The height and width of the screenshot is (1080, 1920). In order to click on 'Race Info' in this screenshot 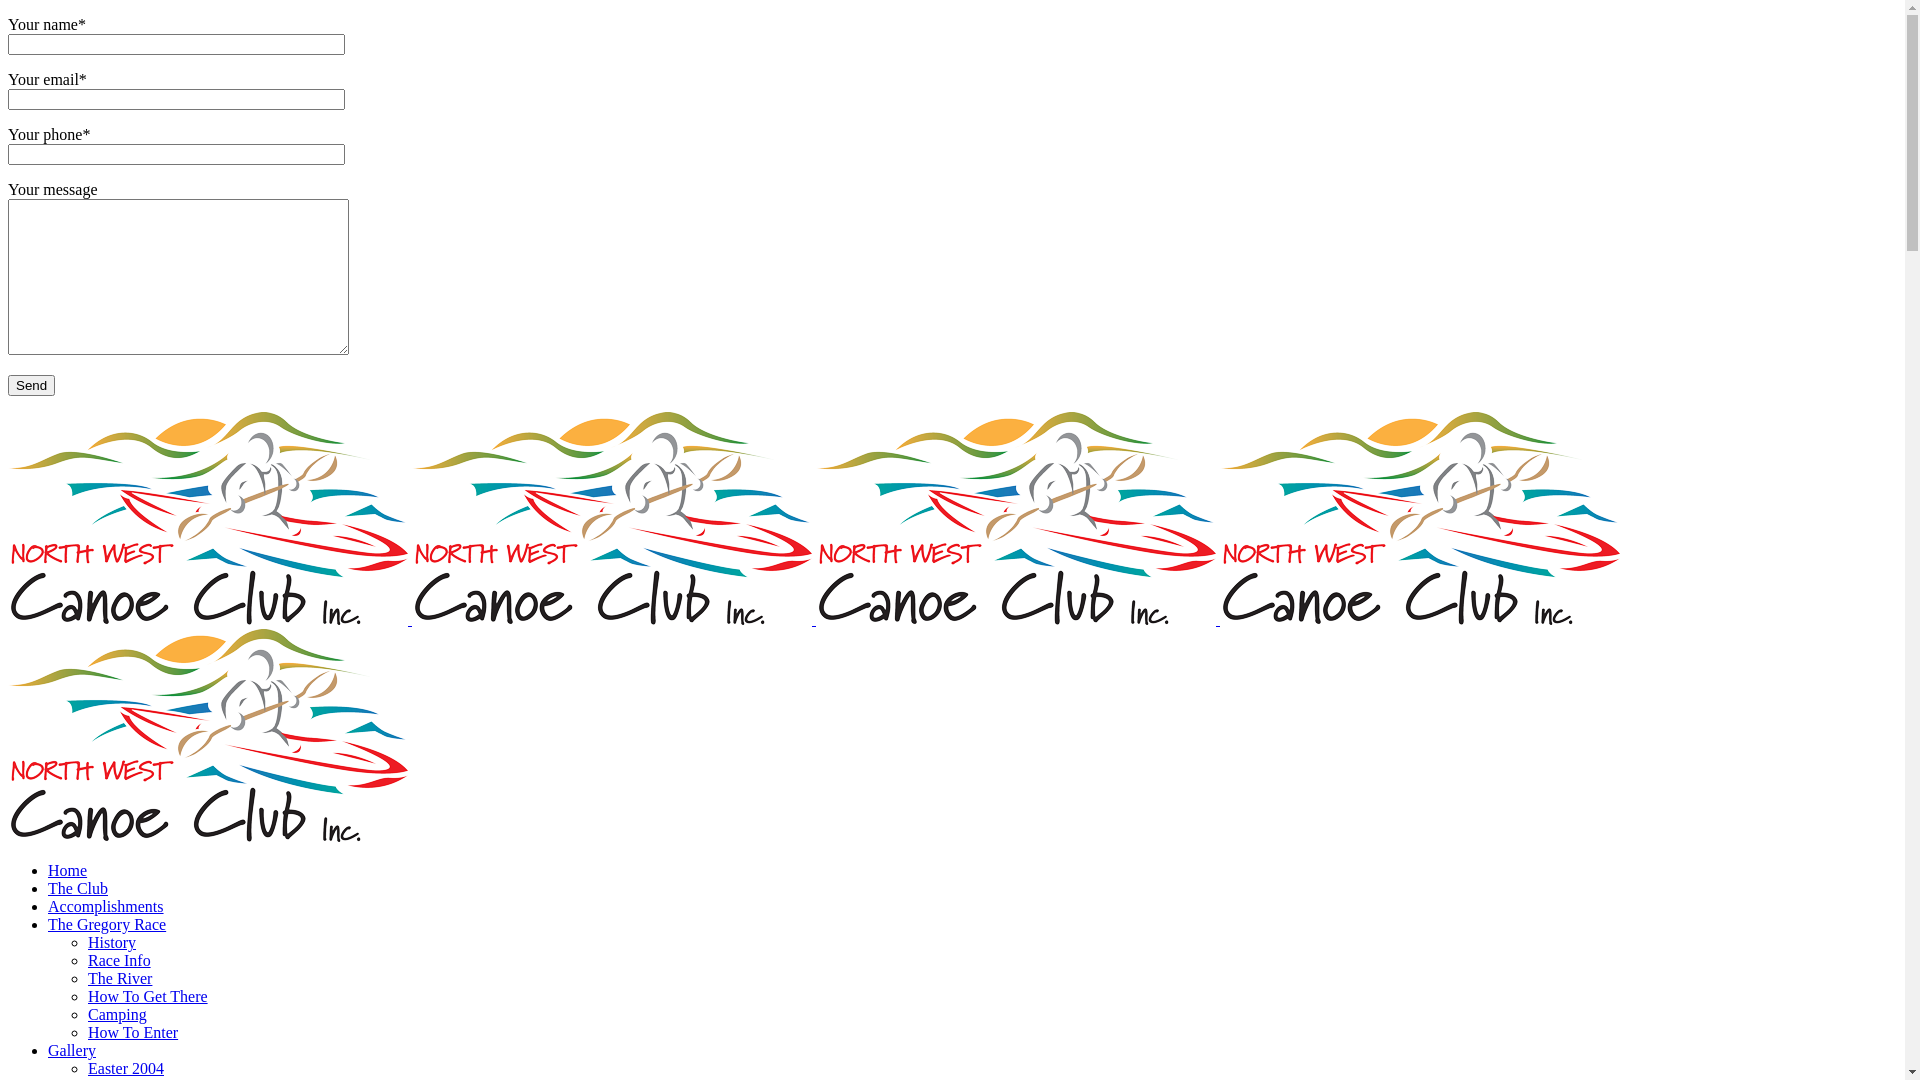, I will do `click(118, 959)`.